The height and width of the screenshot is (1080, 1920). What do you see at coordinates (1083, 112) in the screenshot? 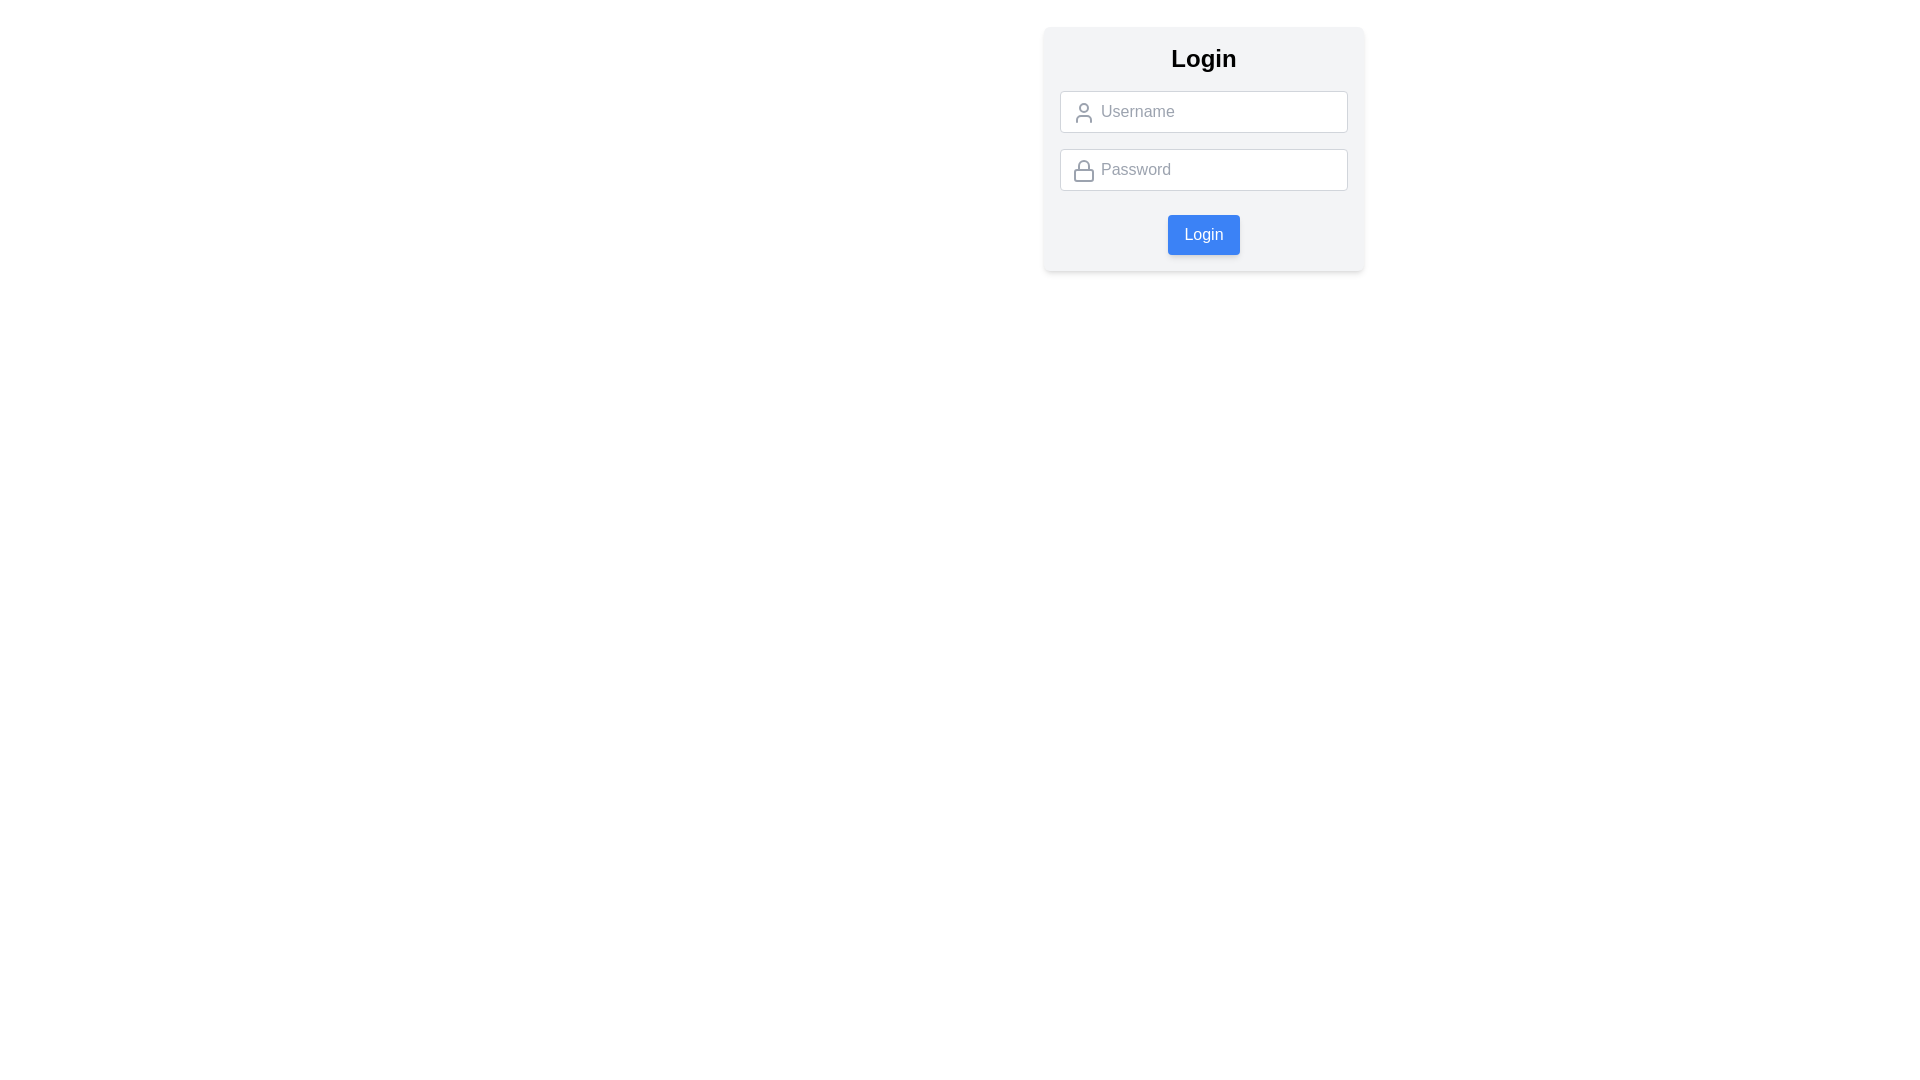
I see `the user silhouette icon located inside the username input field, positioned to the left of the text entry area` at bounding box center [1083, 112].